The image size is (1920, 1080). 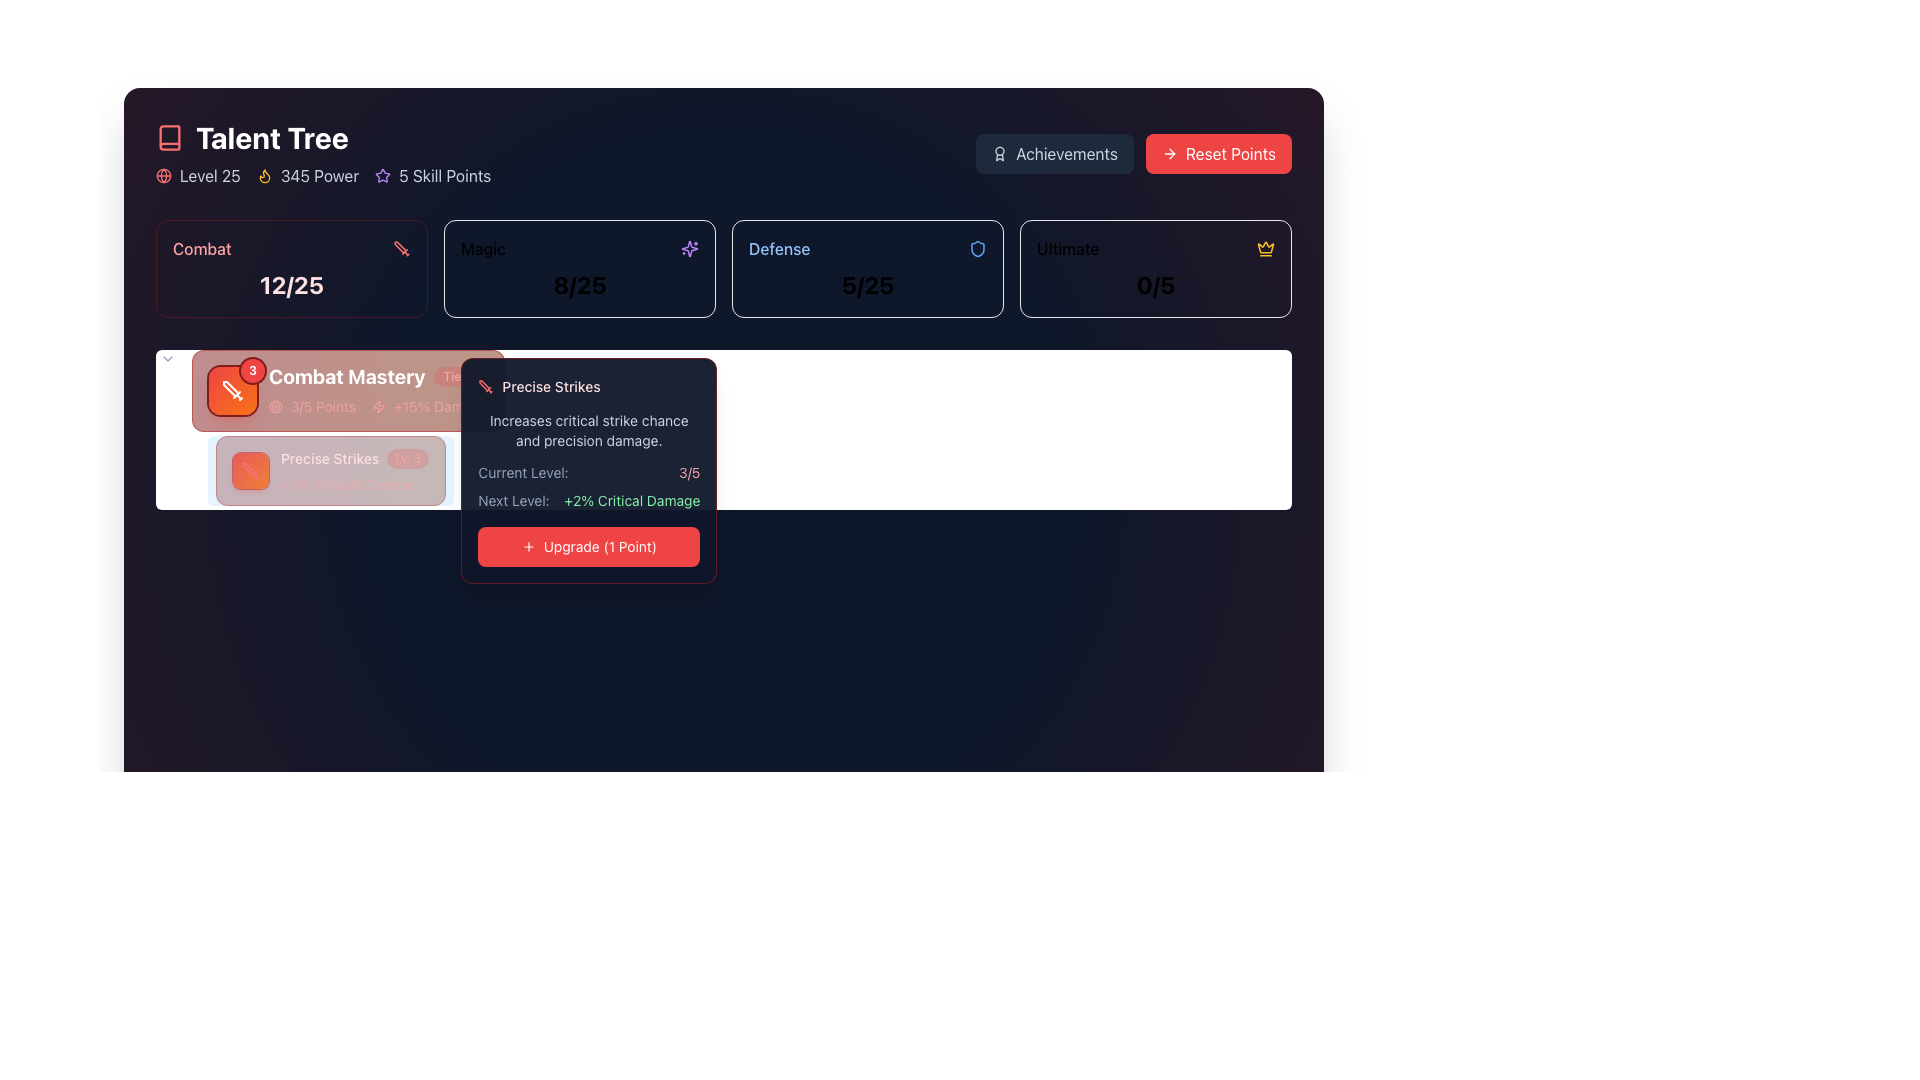 What do you see at coordinates (765, 319) in the screenshot?
I see `the circular outline of the clock icon, which is part of an SVG graphic and positioned above the 'Defense' section, aligning with similar icons` at bounding box center [765, 319].